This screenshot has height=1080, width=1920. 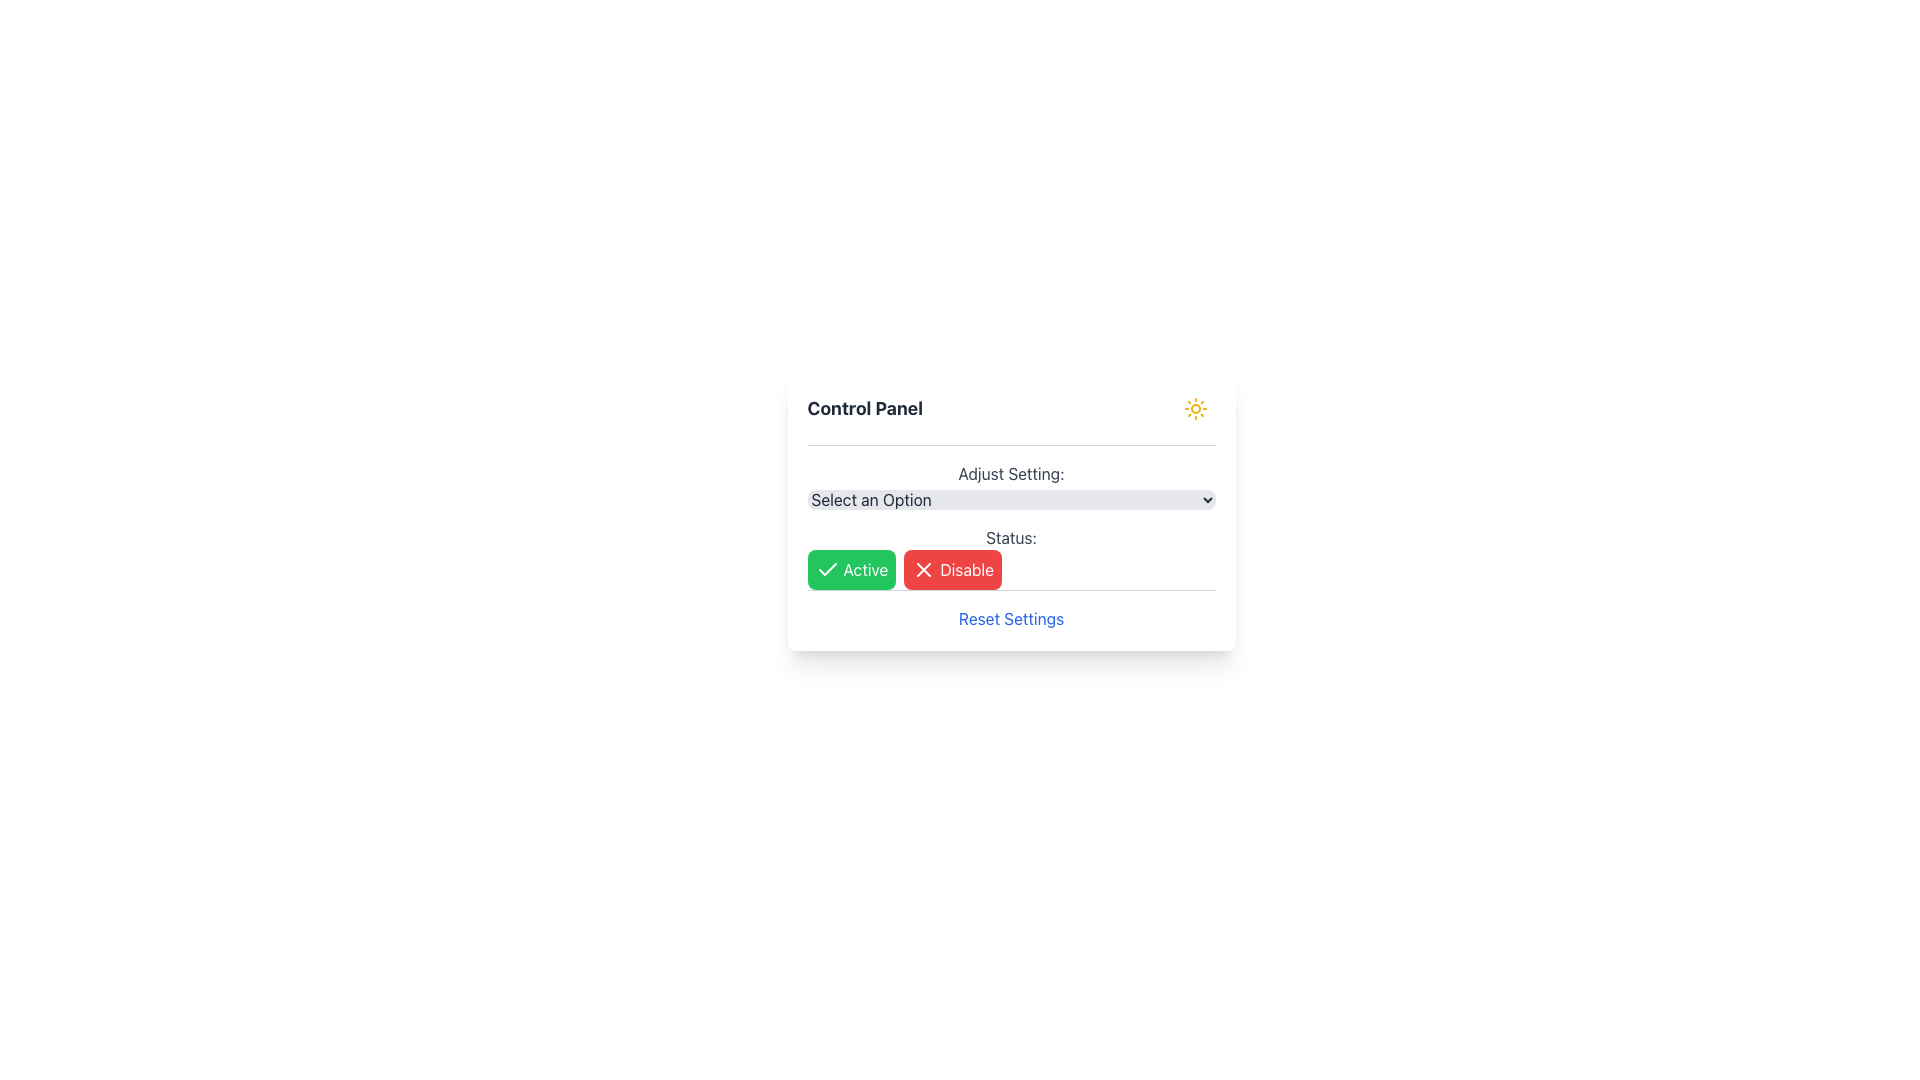 What do you see at coordinates (1011, 609) in the screenshot?
I see `the hyperlink located at the bottom of the panel, underneath the 'Status:' section, to reset settings to their original state` at bounding box center [1011, 609].